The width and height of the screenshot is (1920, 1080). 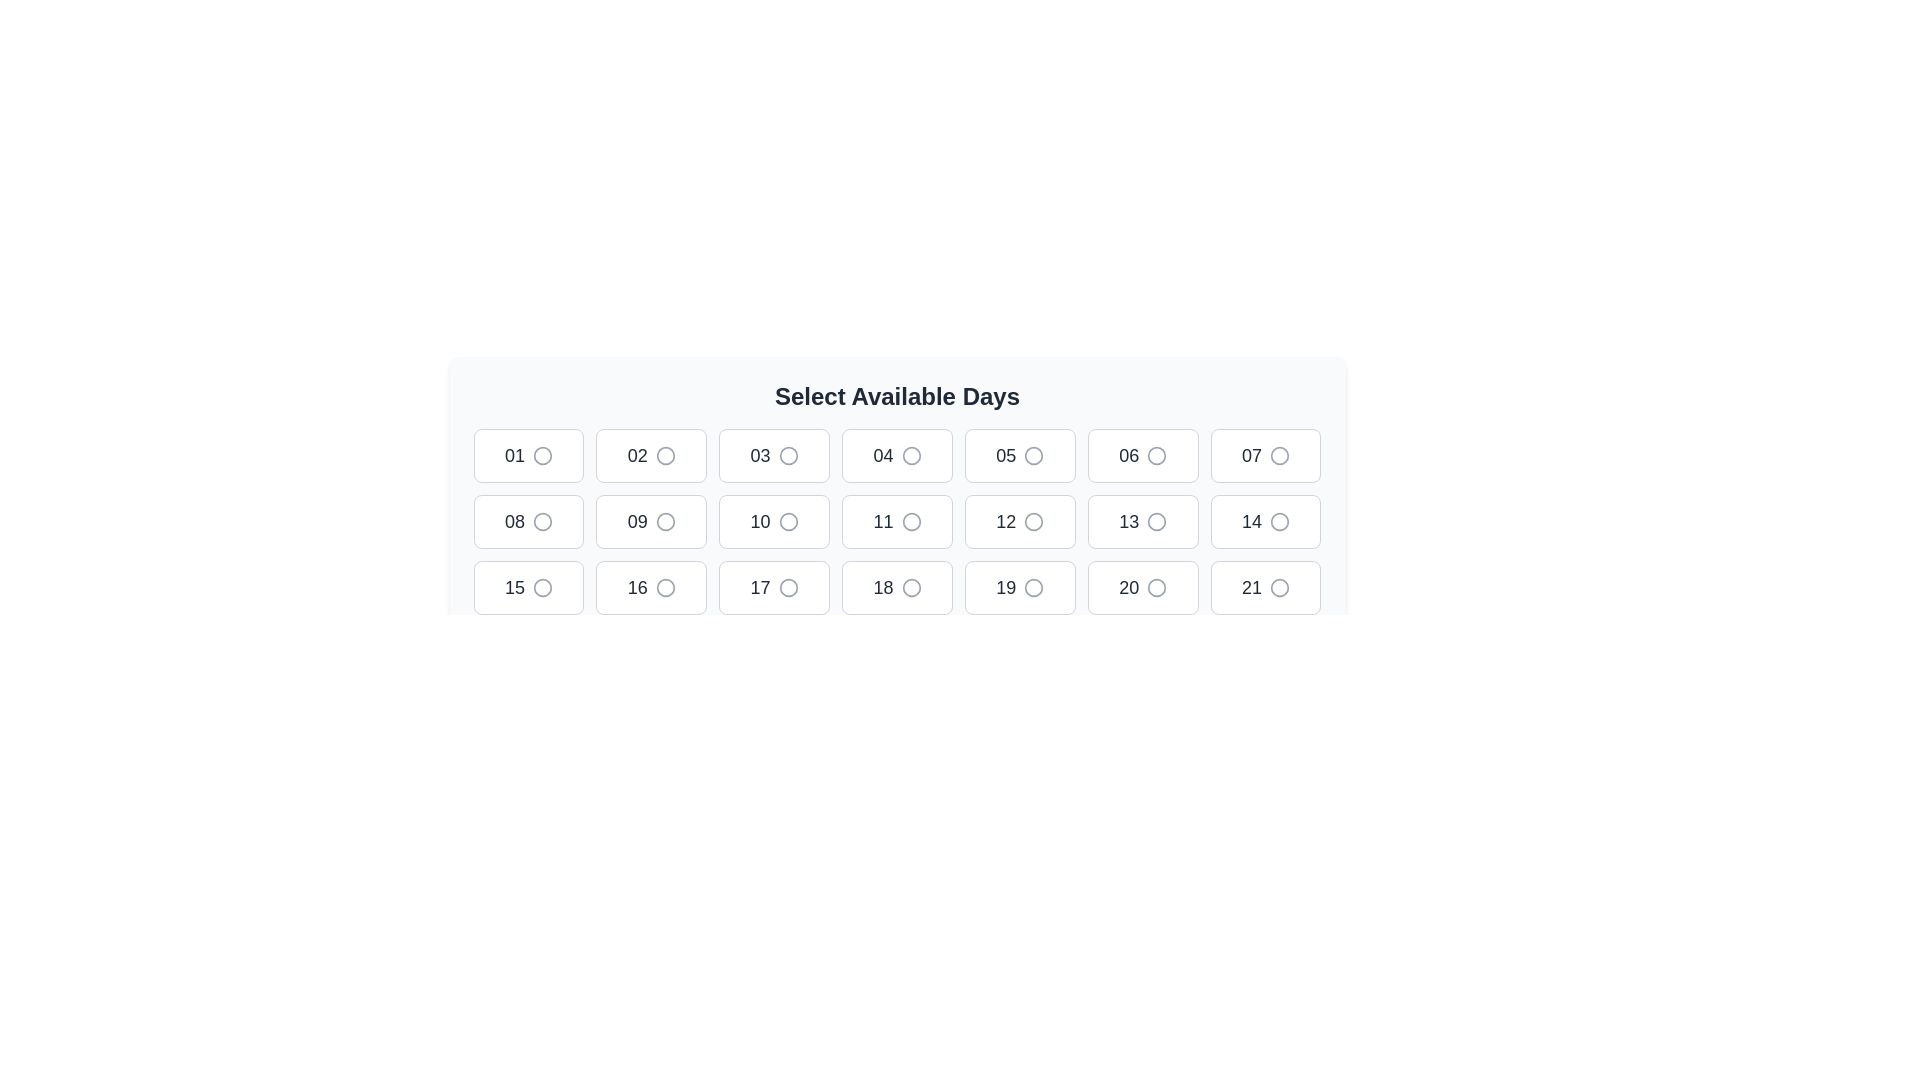 What do you see at coordinates (1280, 455) in the screenshot?
I see `the selection status of the radio button corresponding to the number '07', which is a circular selector with a gray stroke and white fill, located in the first row, seventh column of the grid` at bounding box center [1280, 455].